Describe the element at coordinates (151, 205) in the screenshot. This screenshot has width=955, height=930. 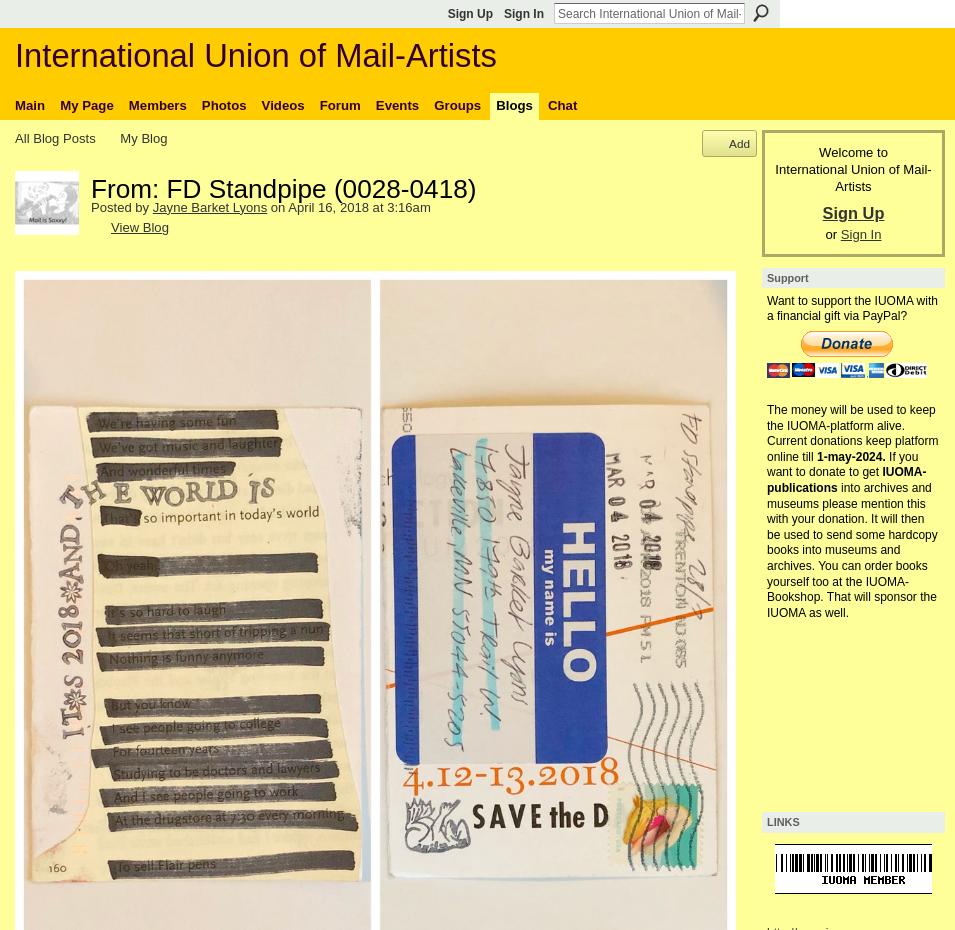
I see `'Jayne Barket Lyons'` at that location.